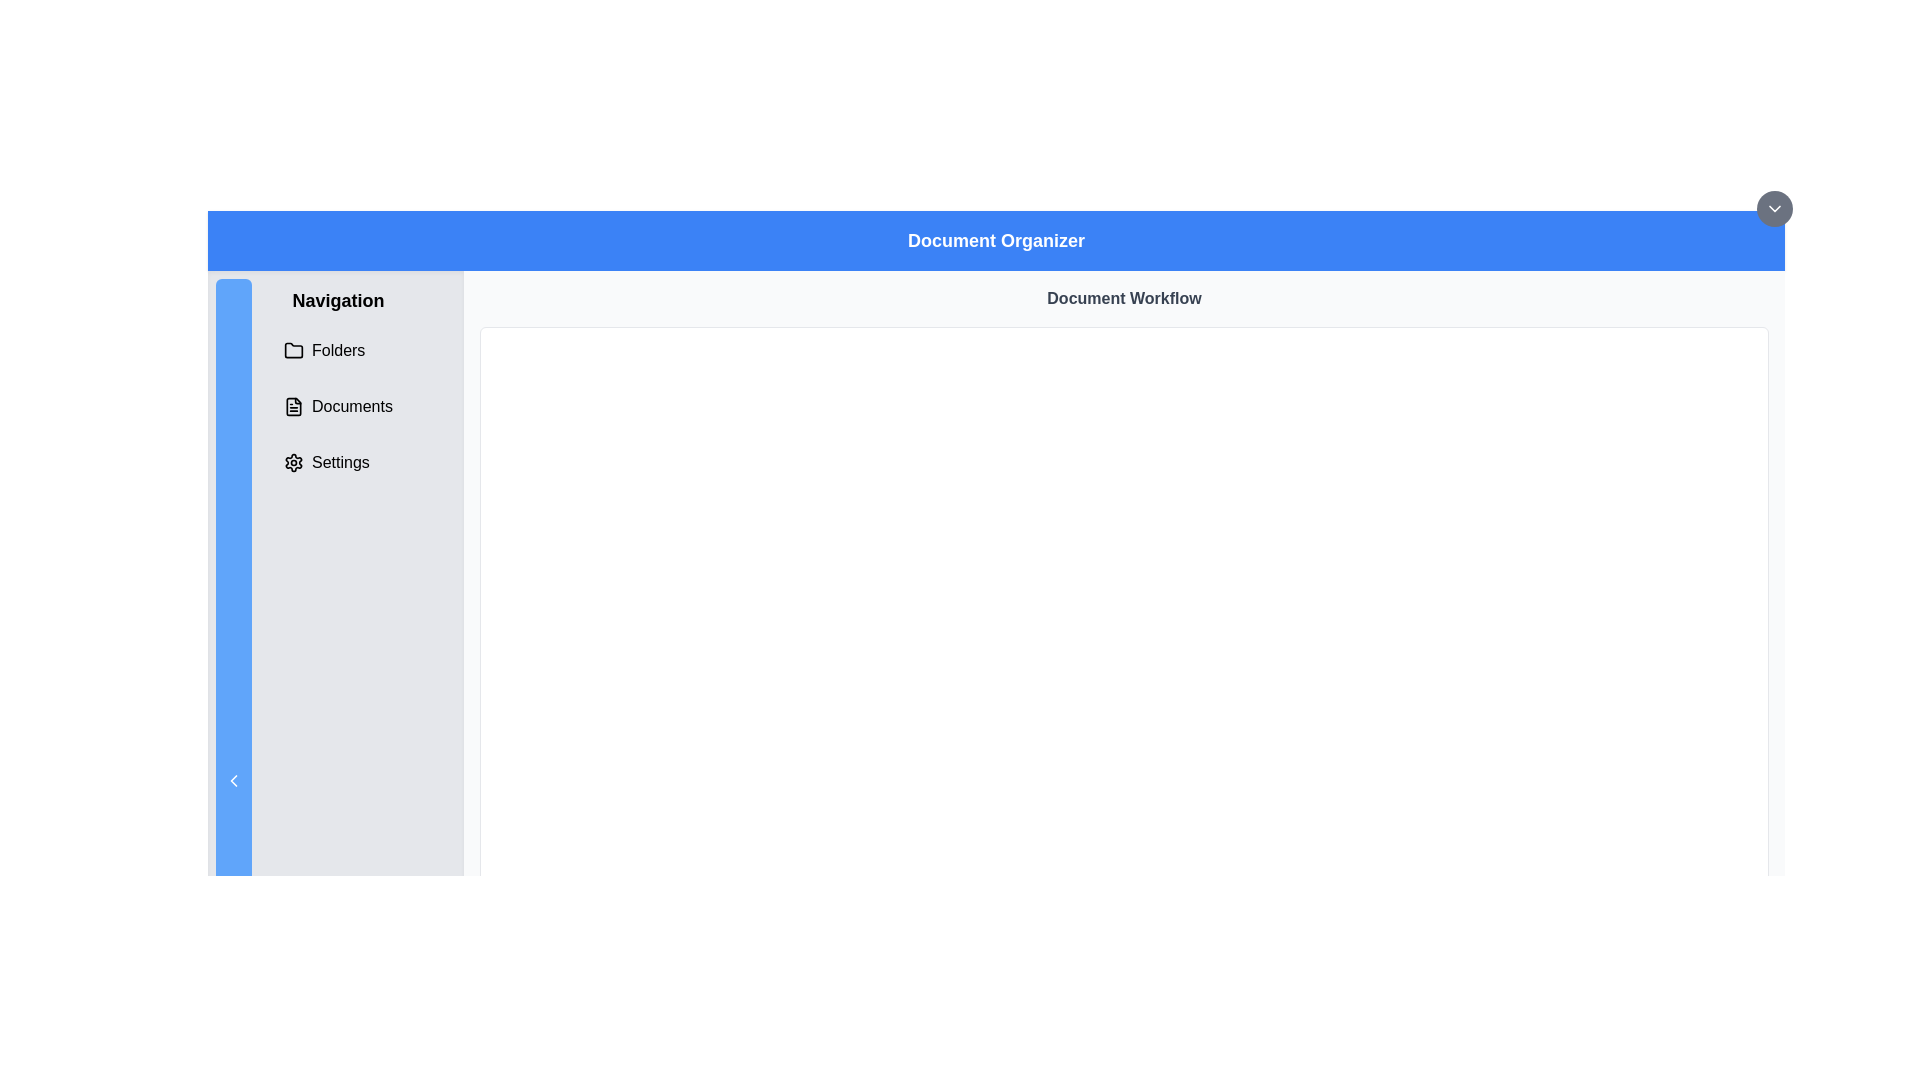 This screenshot has width=1920, height=1080. What do you see at coordinates (338, 350) in the screenshot?
I see `the 'Folders' text label in the left sidebar menu` at bounding box center [338, 350].